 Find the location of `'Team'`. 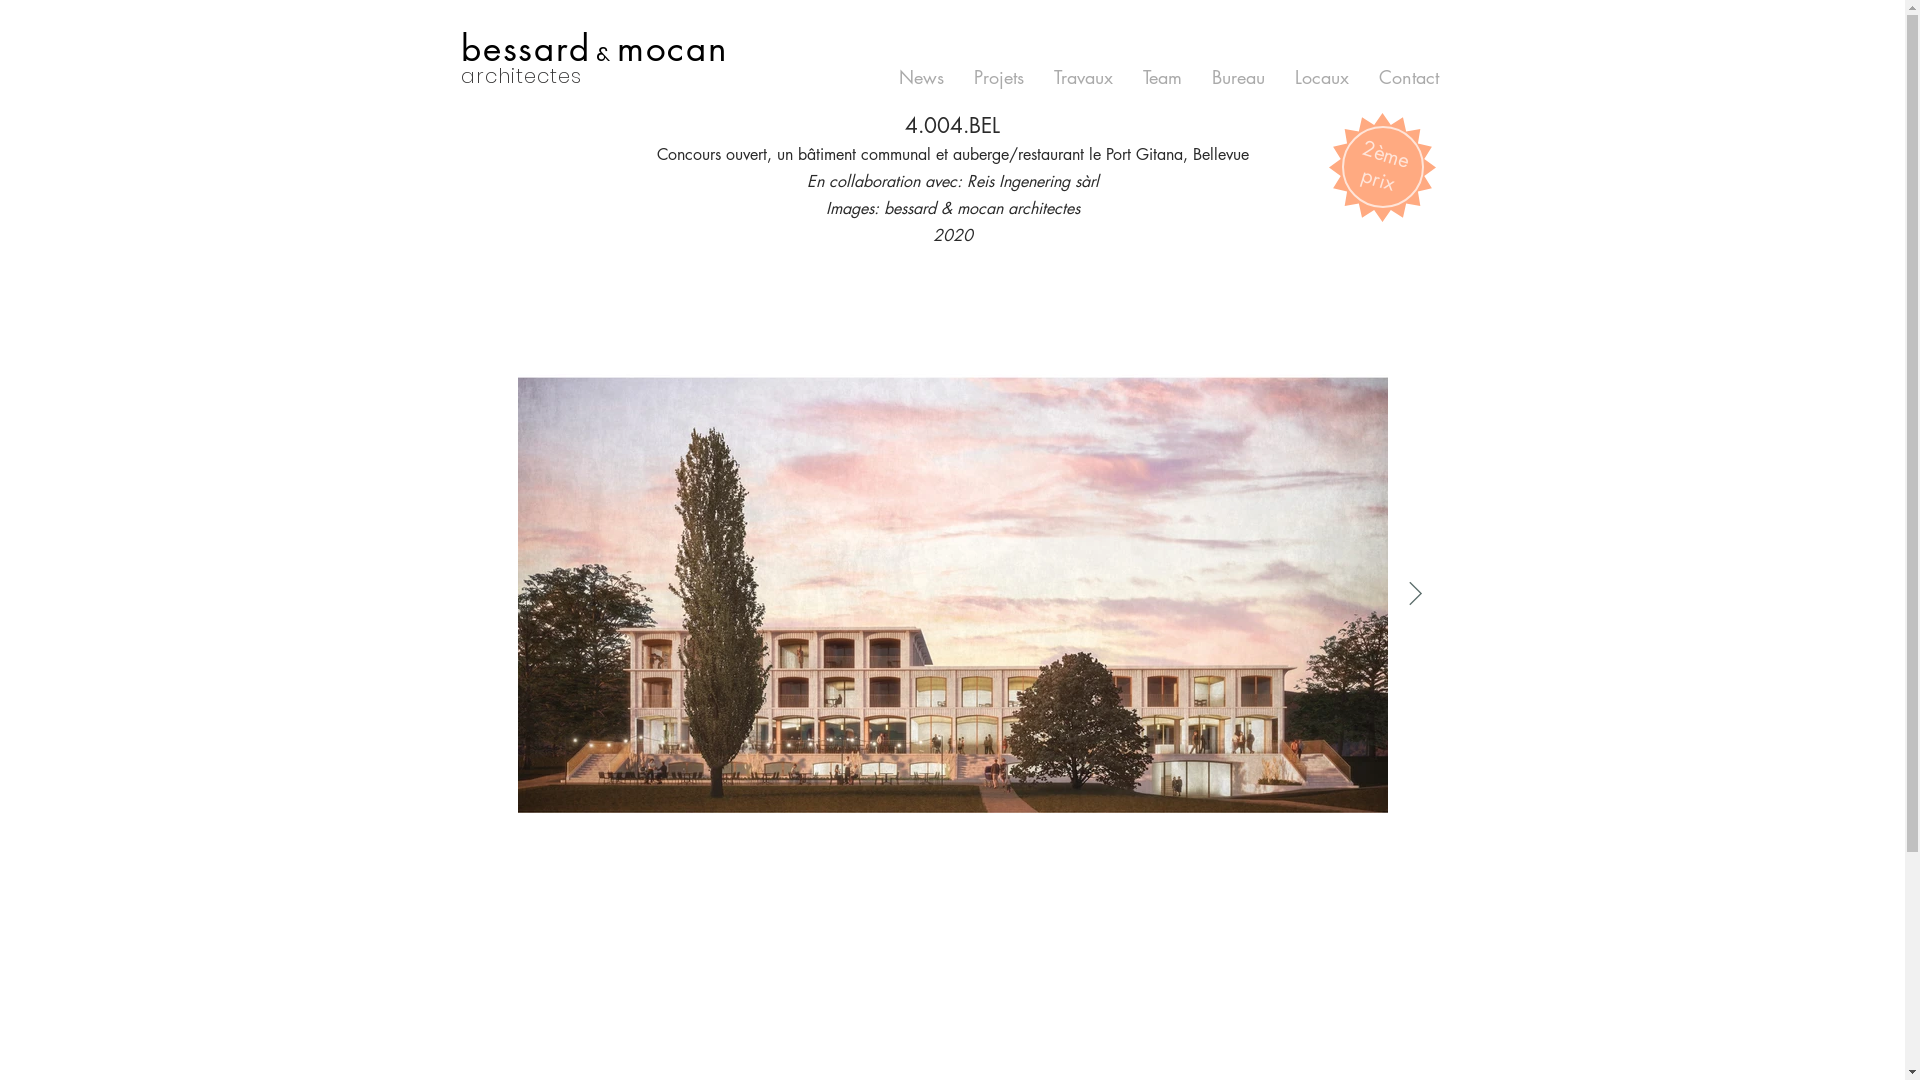

'Team' is located at coordinates (1162, 76).